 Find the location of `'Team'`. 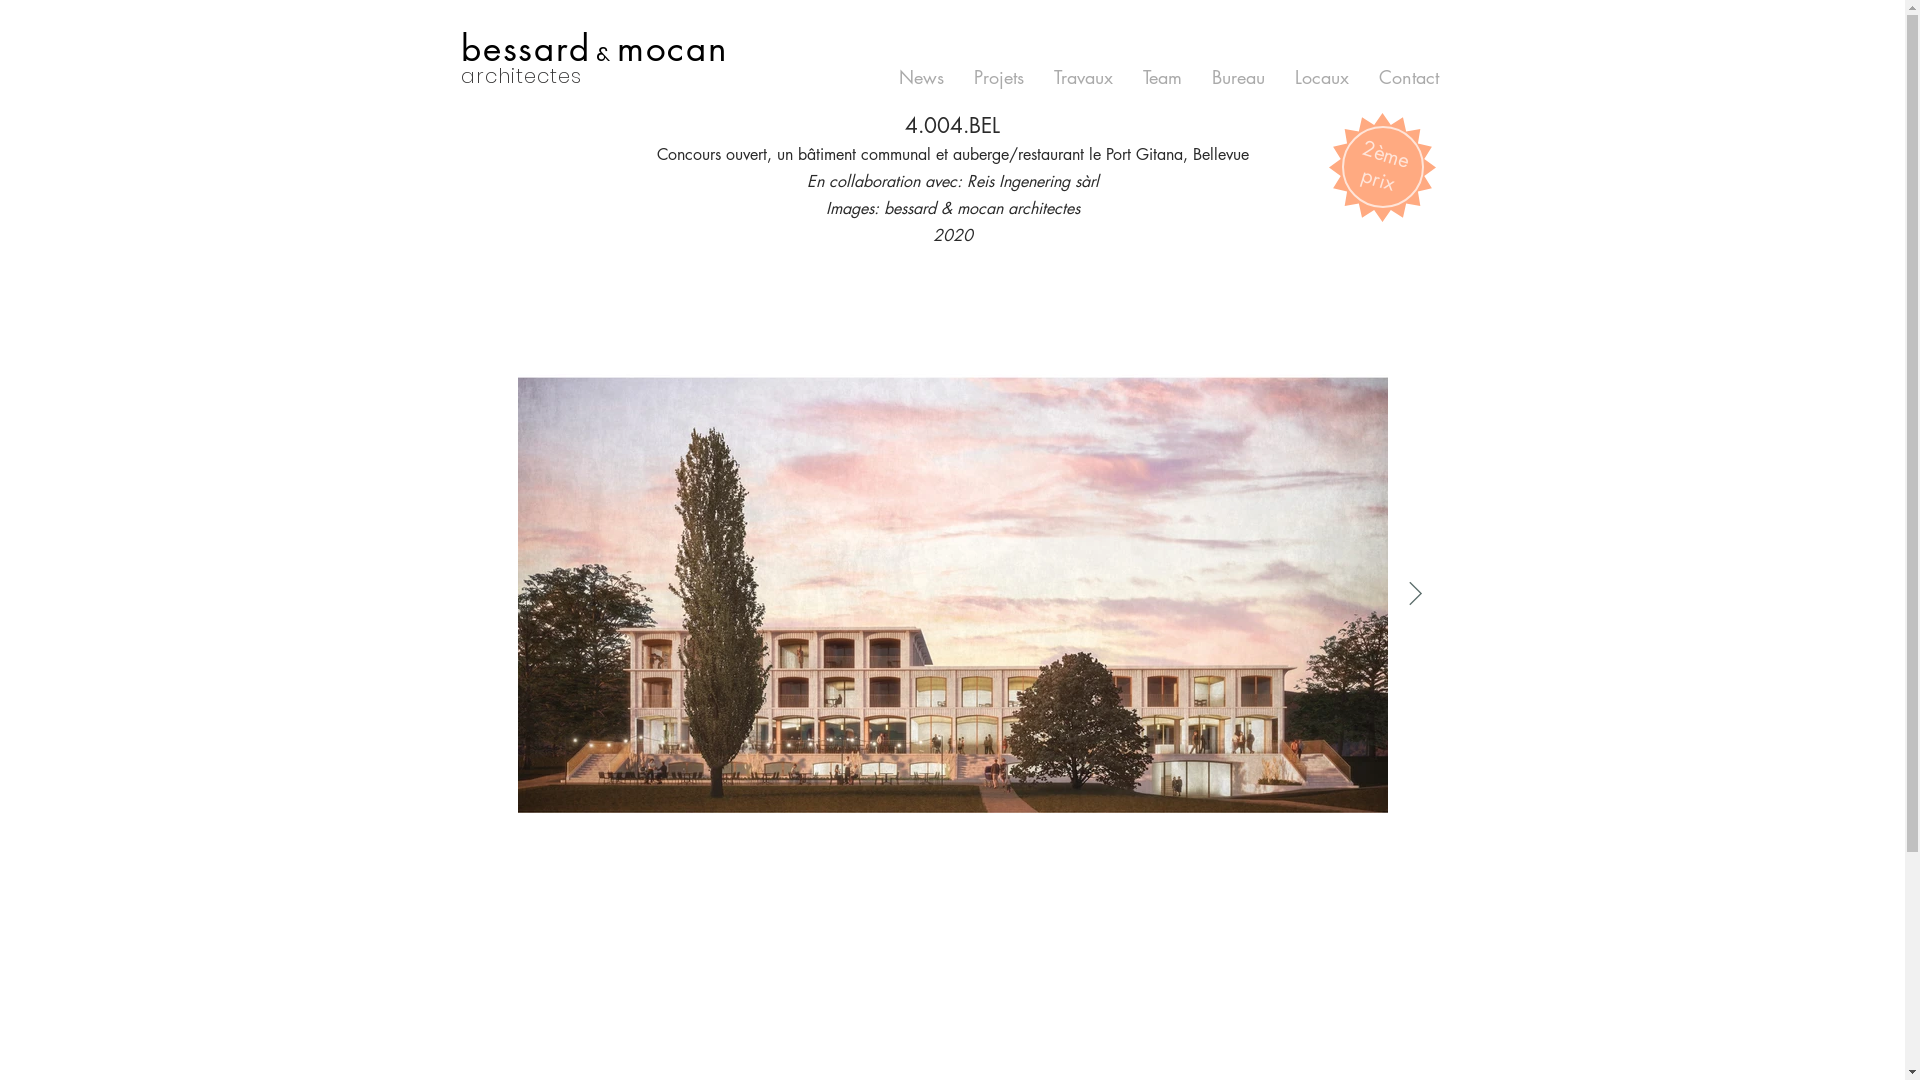

'Team' is located at coordinates (1162, 76).